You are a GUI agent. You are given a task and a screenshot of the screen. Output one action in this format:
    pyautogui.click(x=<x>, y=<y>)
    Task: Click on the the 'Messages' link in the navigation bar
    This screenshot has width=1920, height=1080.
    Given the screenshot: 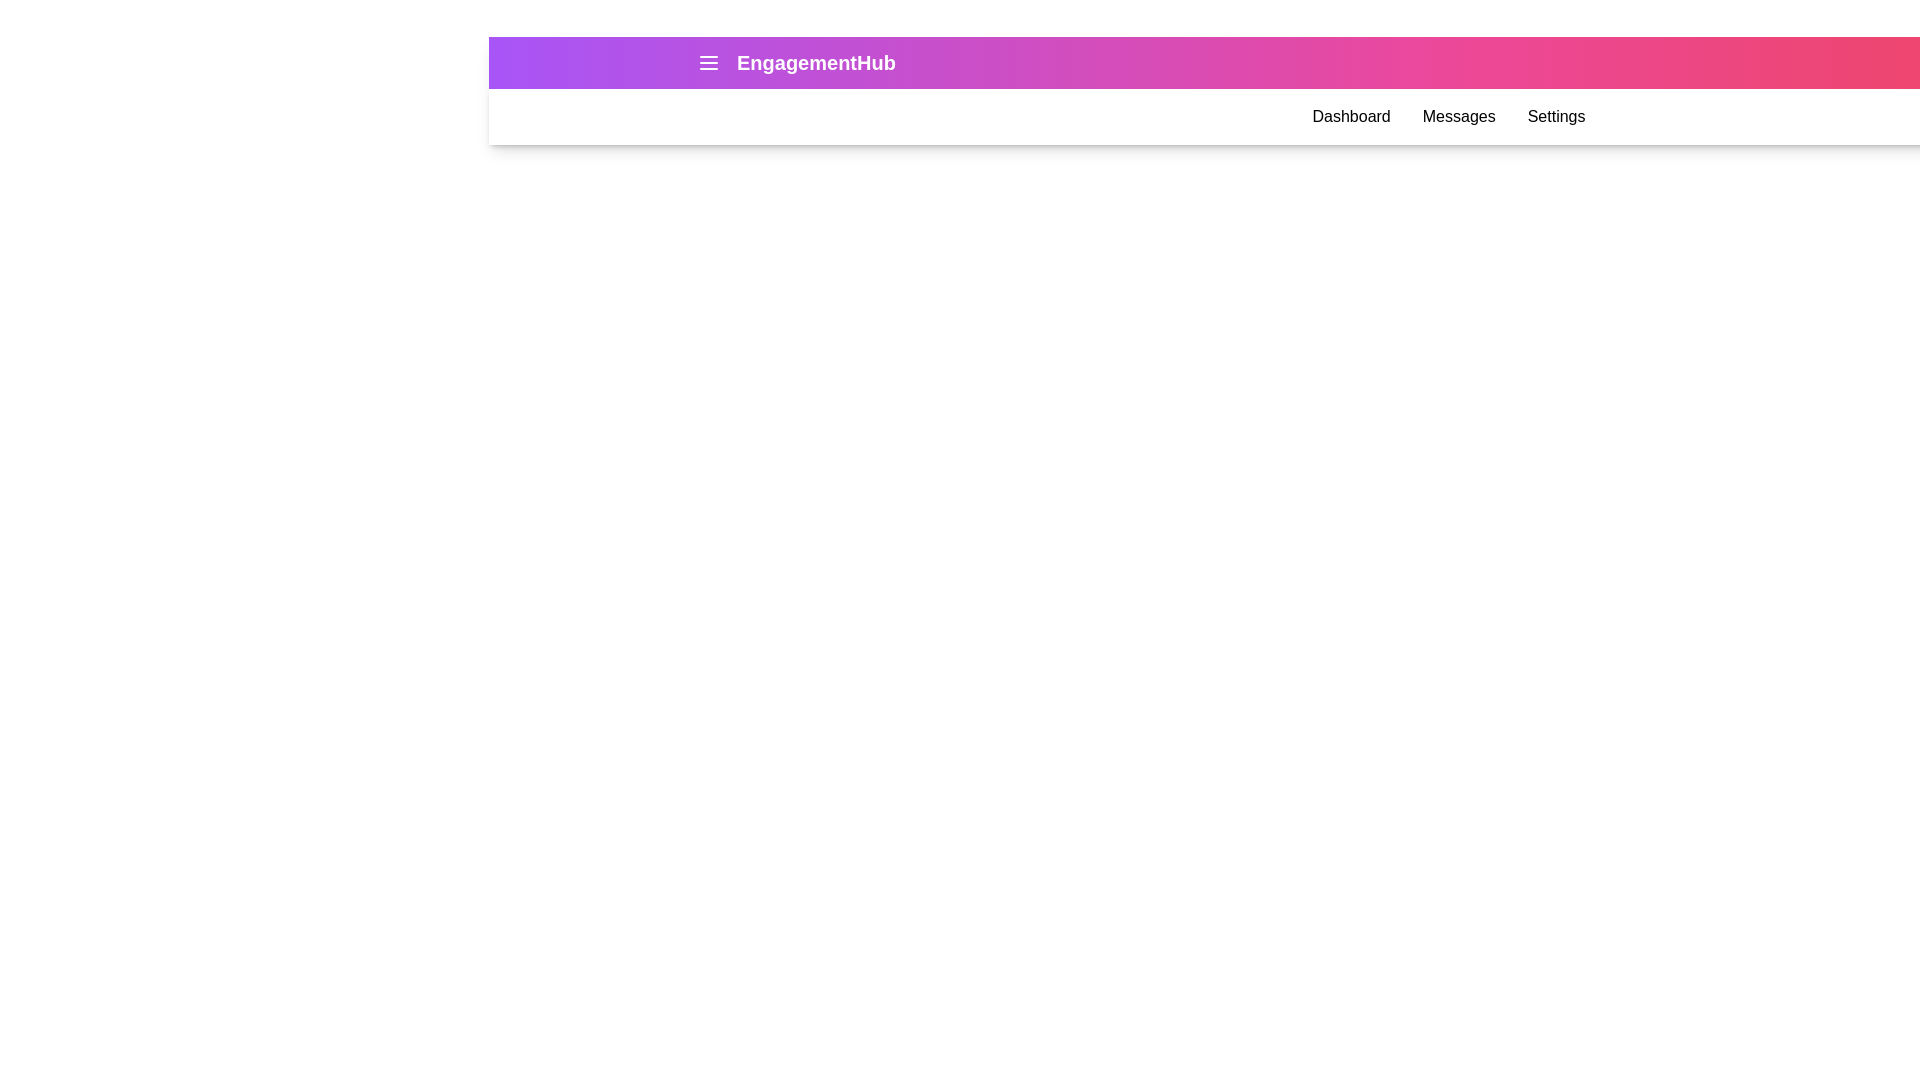 What is the action you would take?
    pyautogui.click(x=1459, y=116)
    